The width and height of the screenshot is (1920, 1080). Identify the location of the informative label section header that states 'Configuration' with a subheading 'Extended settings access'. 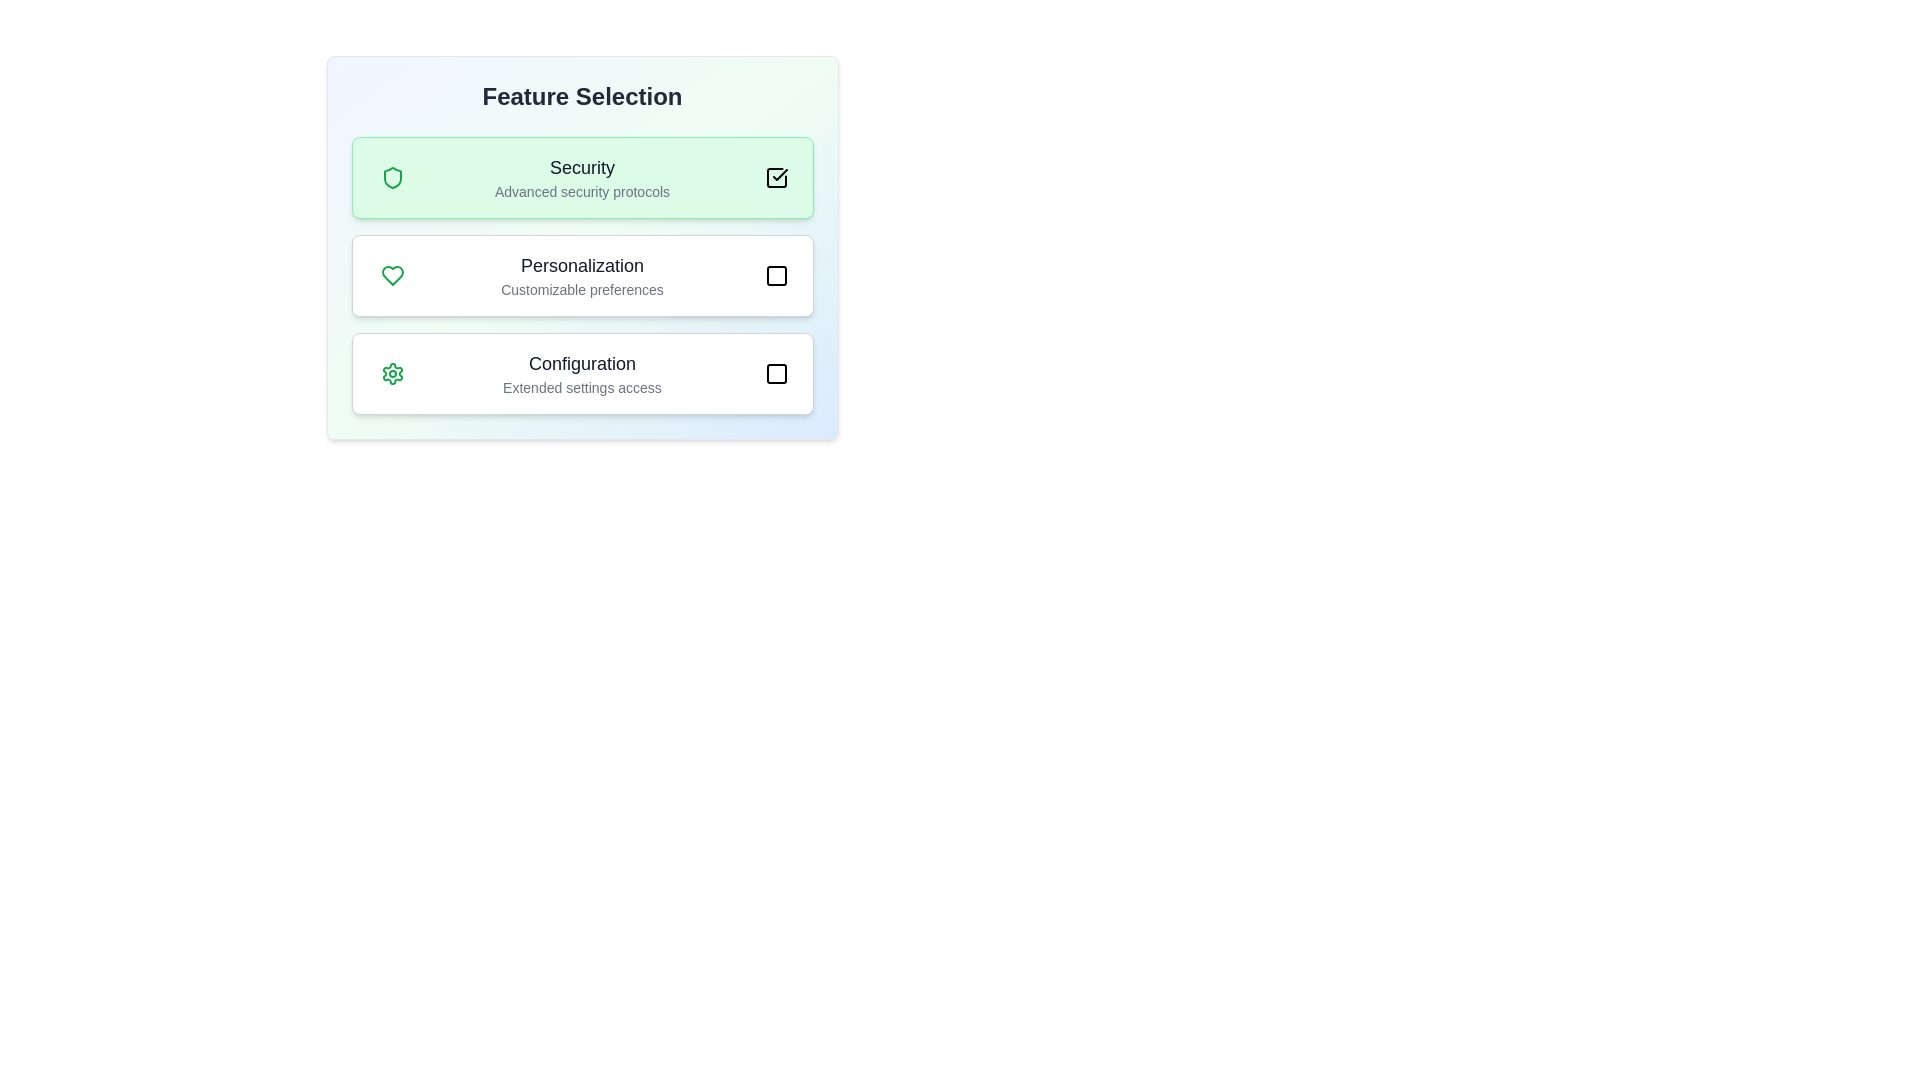
(581, 374).